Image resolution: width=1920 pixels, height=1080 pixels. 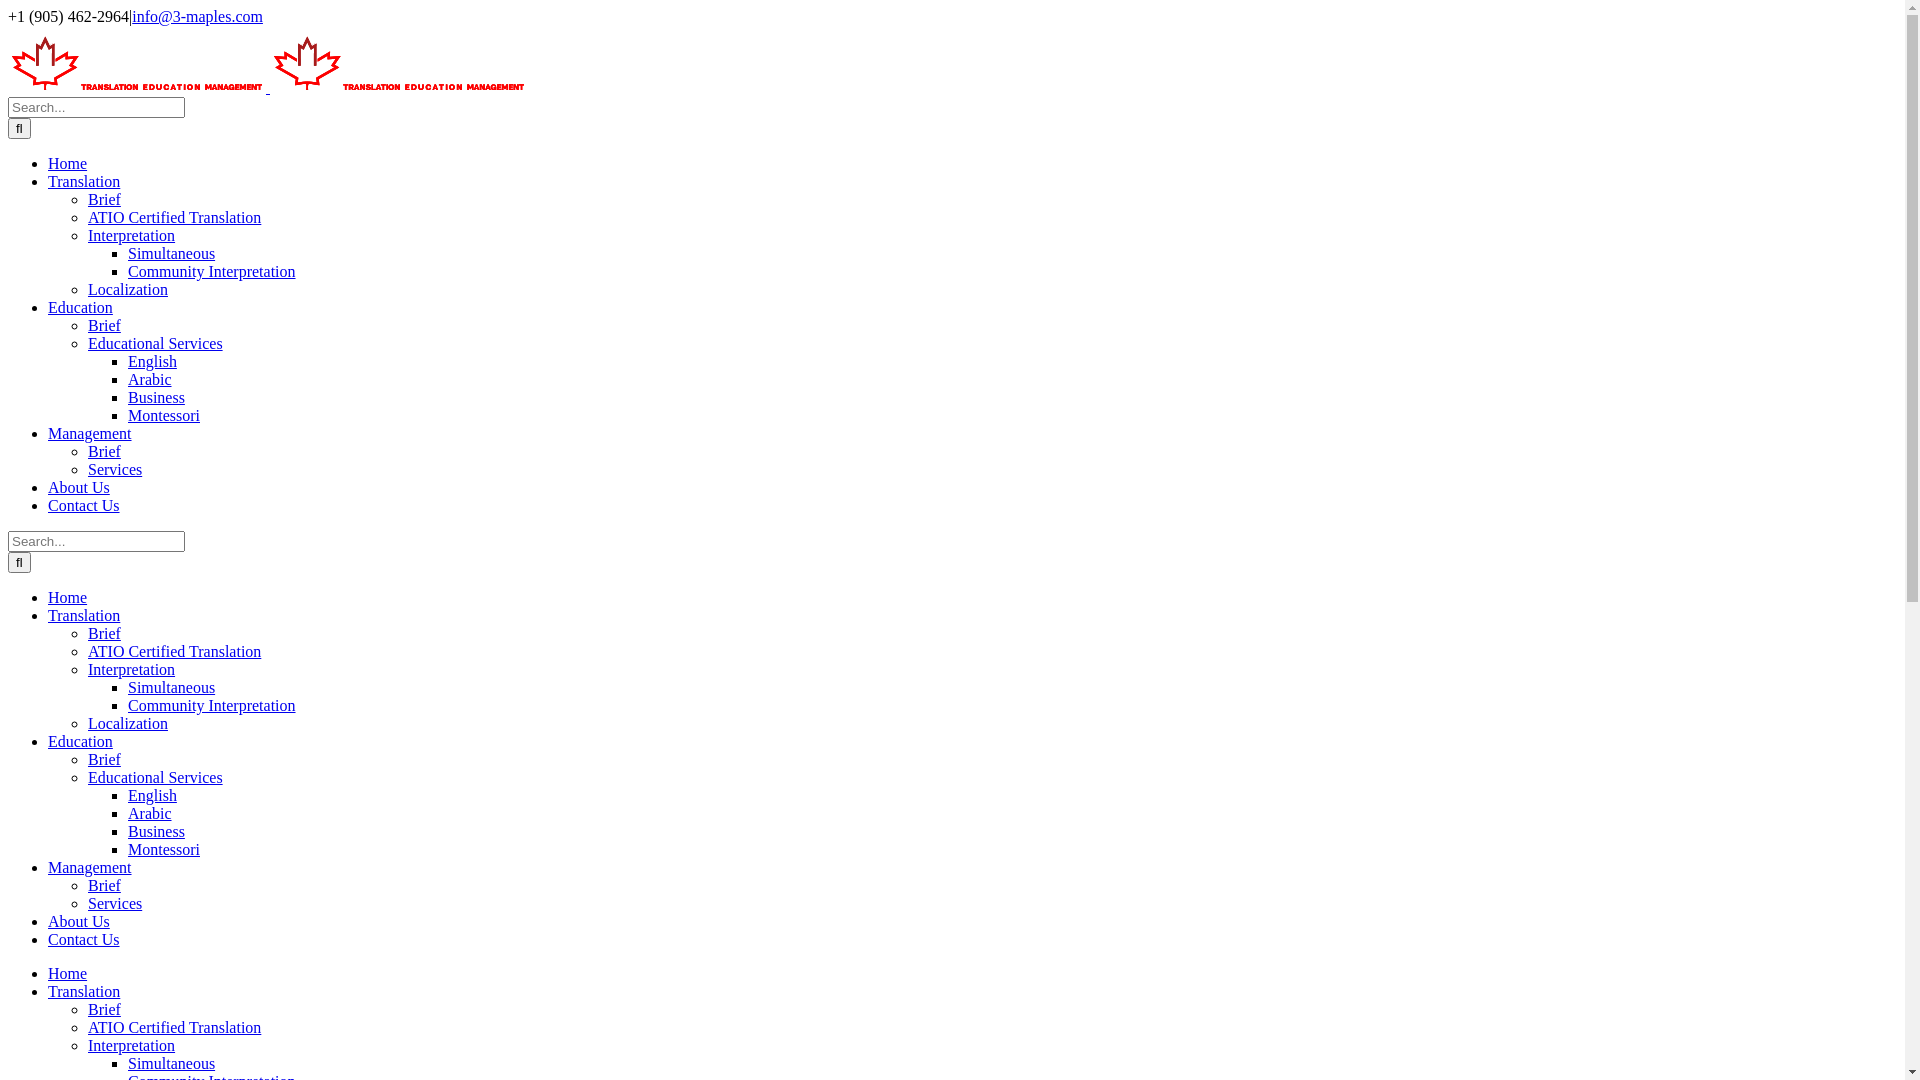 What do you see at coordinates (127, 723) in the screenshot?
I see `'Localization'` at bounding box center [127, 723].